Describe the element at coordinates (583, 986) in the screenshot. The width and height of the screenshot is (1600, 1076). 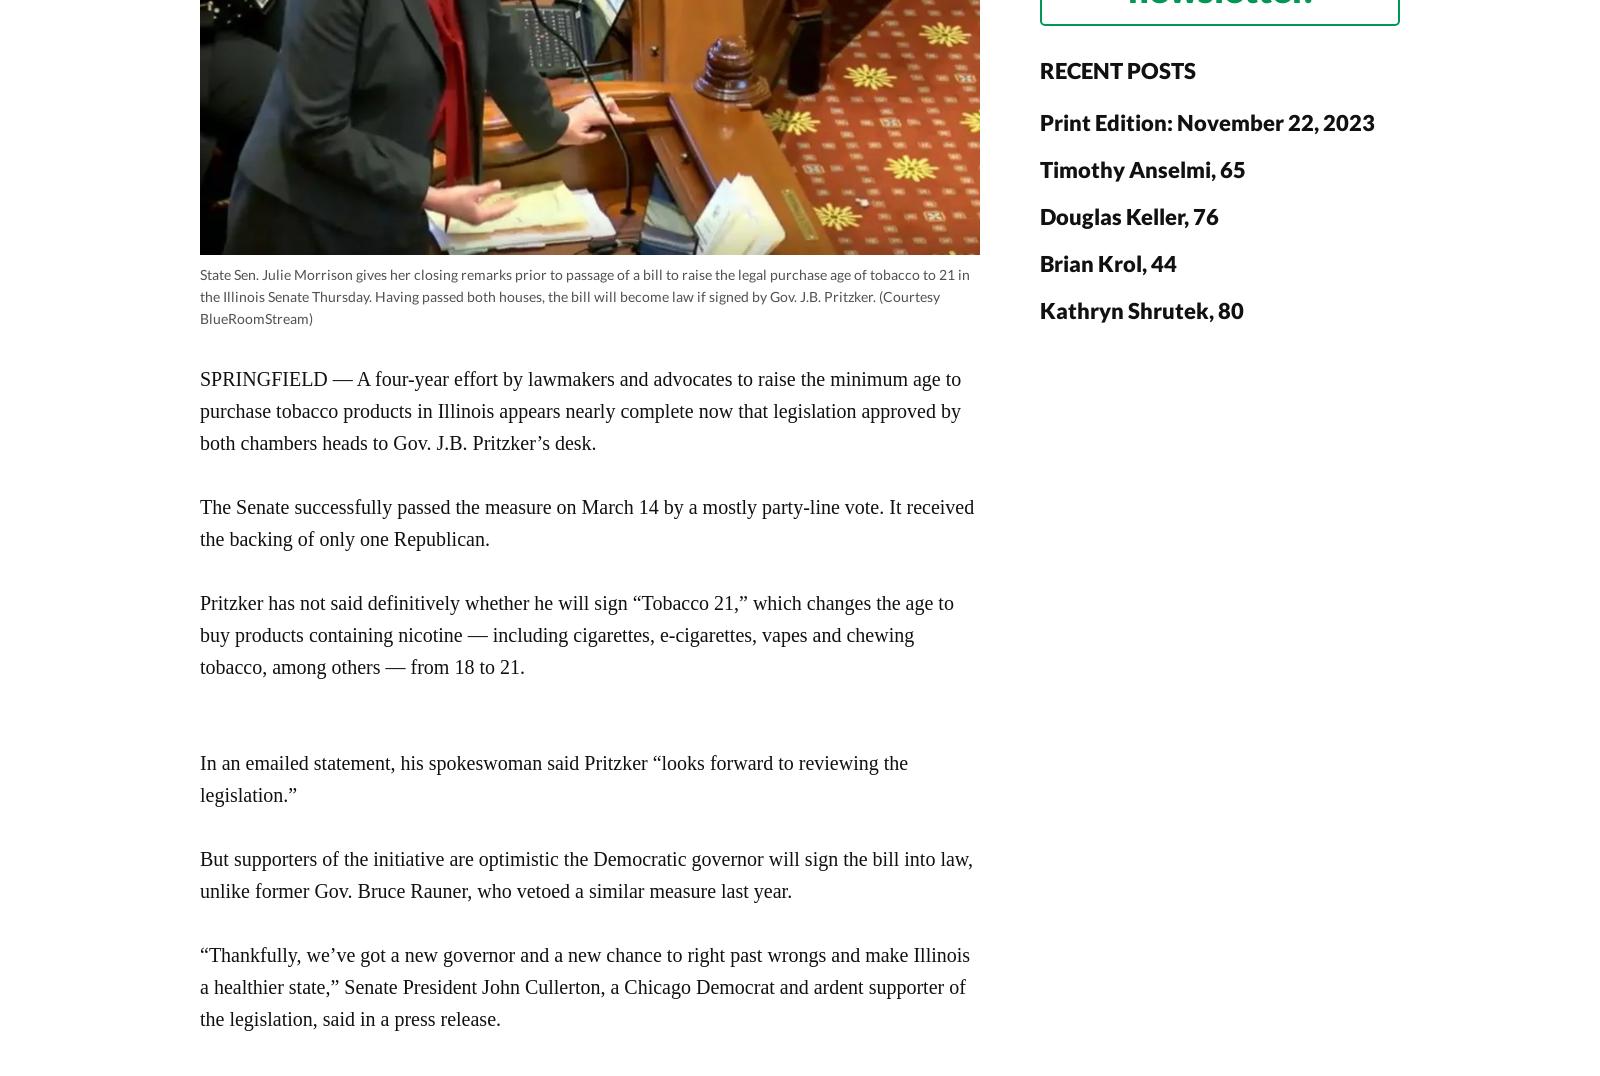
I see `'“Thankfully, we’ve got a new governor and a new chance to right past wrongs and make Illinois a healthier state,” Senate President John Cullerton, a Chicago Democrat and ardent supporter of the legislation, said in a press release.'` at that location.